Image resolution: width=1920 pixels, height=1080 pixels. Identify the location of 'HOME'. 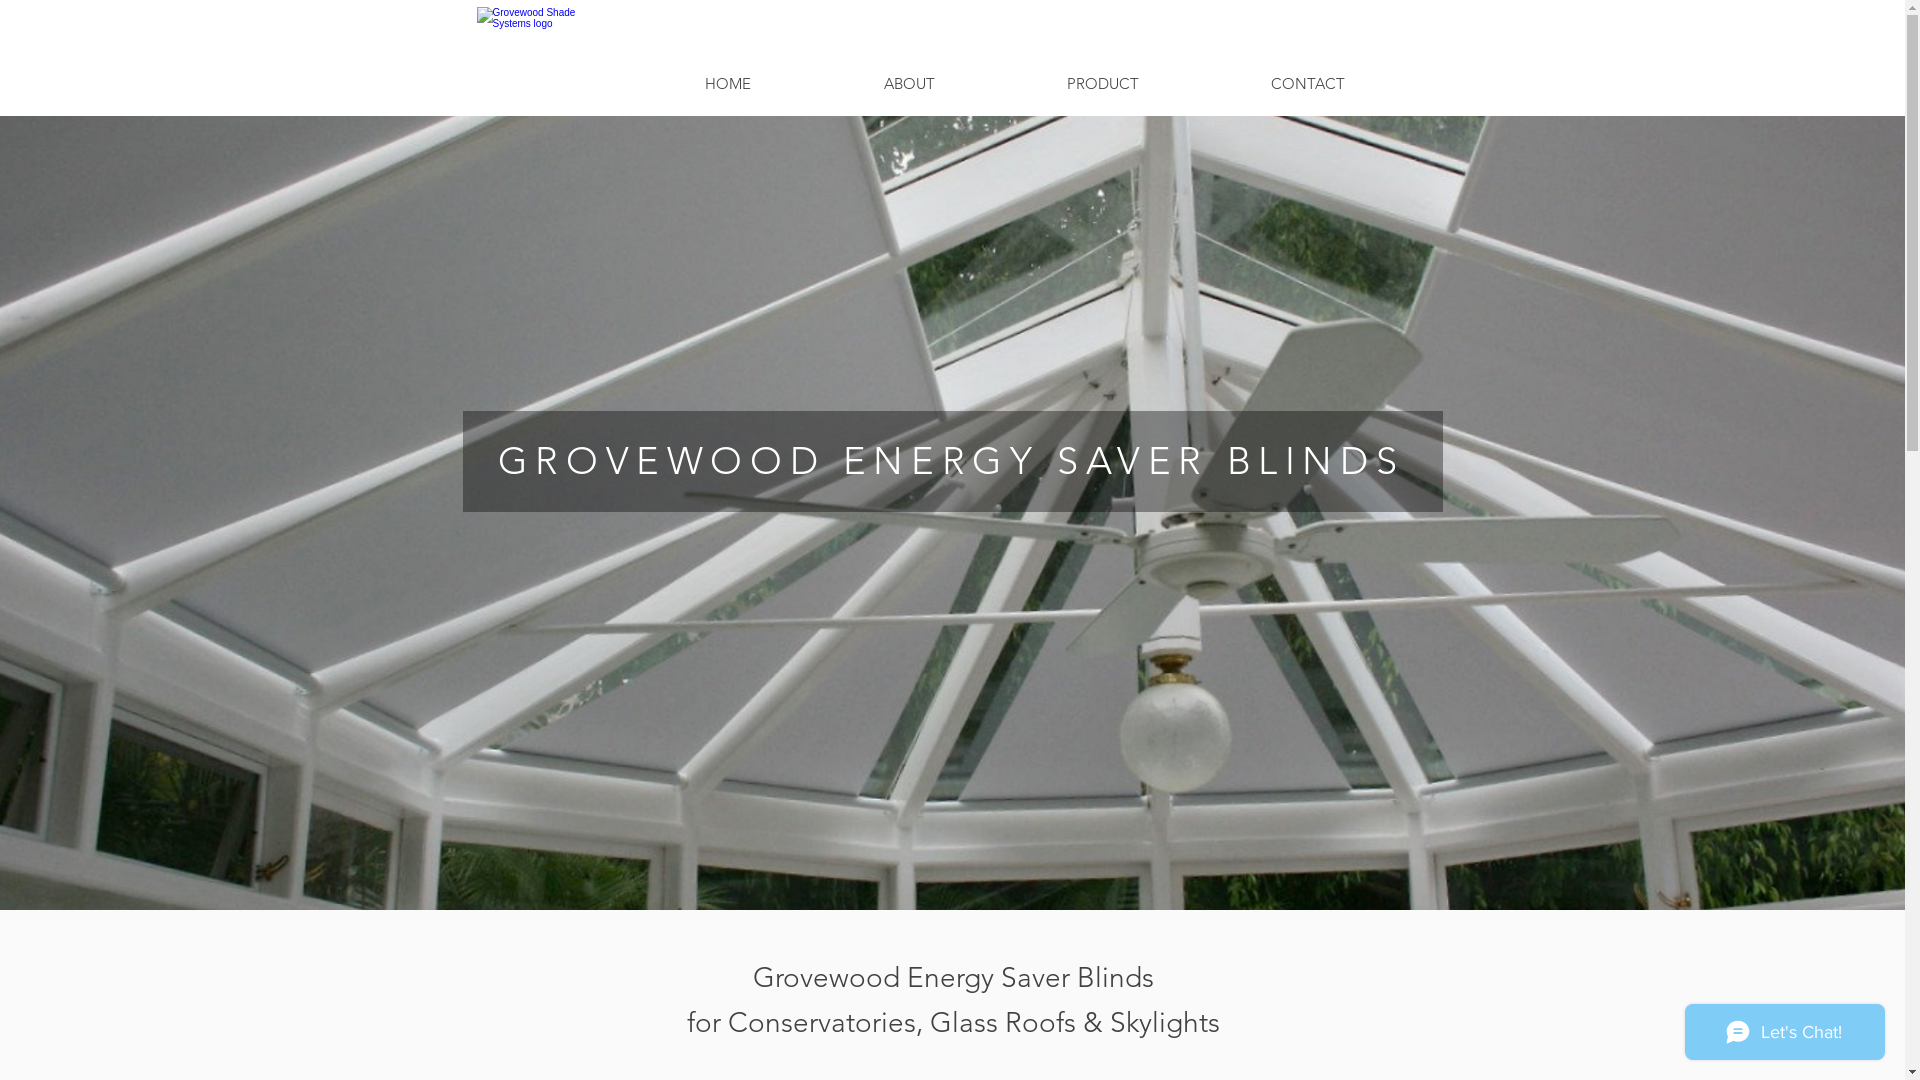
(726, 82).